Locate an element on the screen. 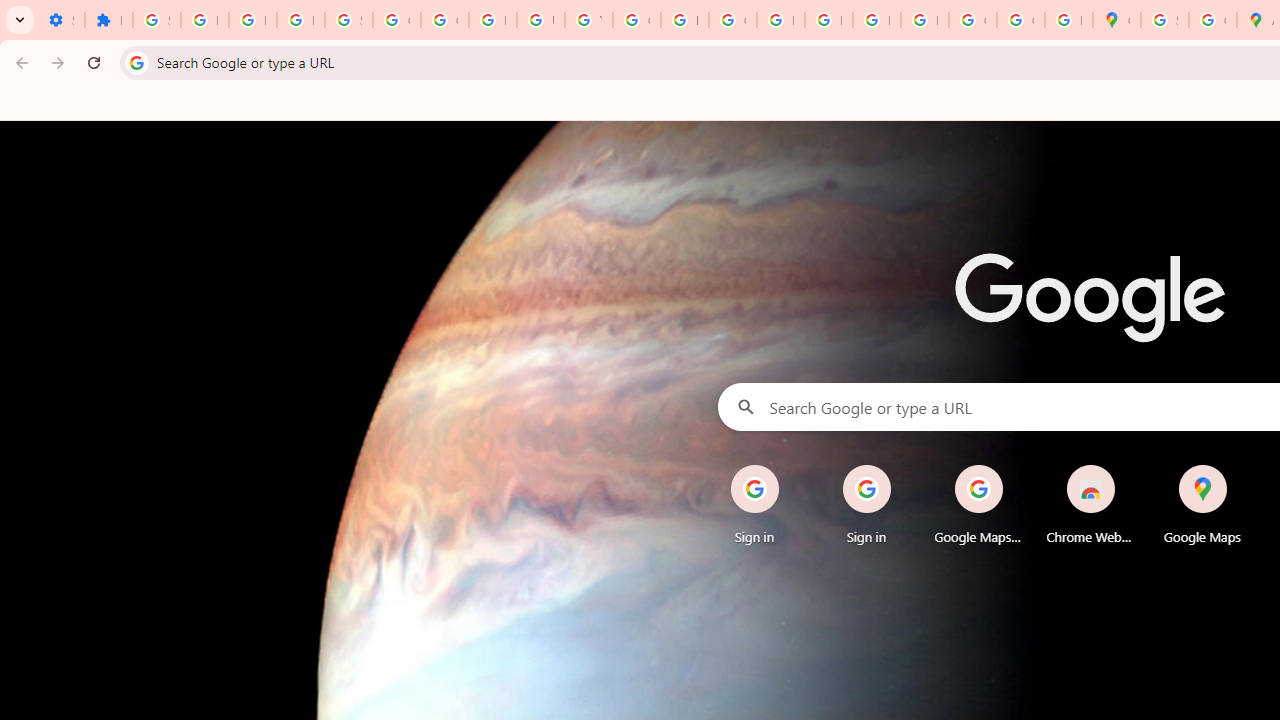 The height and width of the screenshot is (720, 1280). 'Create your Google Account' is located at coordinates (1211, 20).